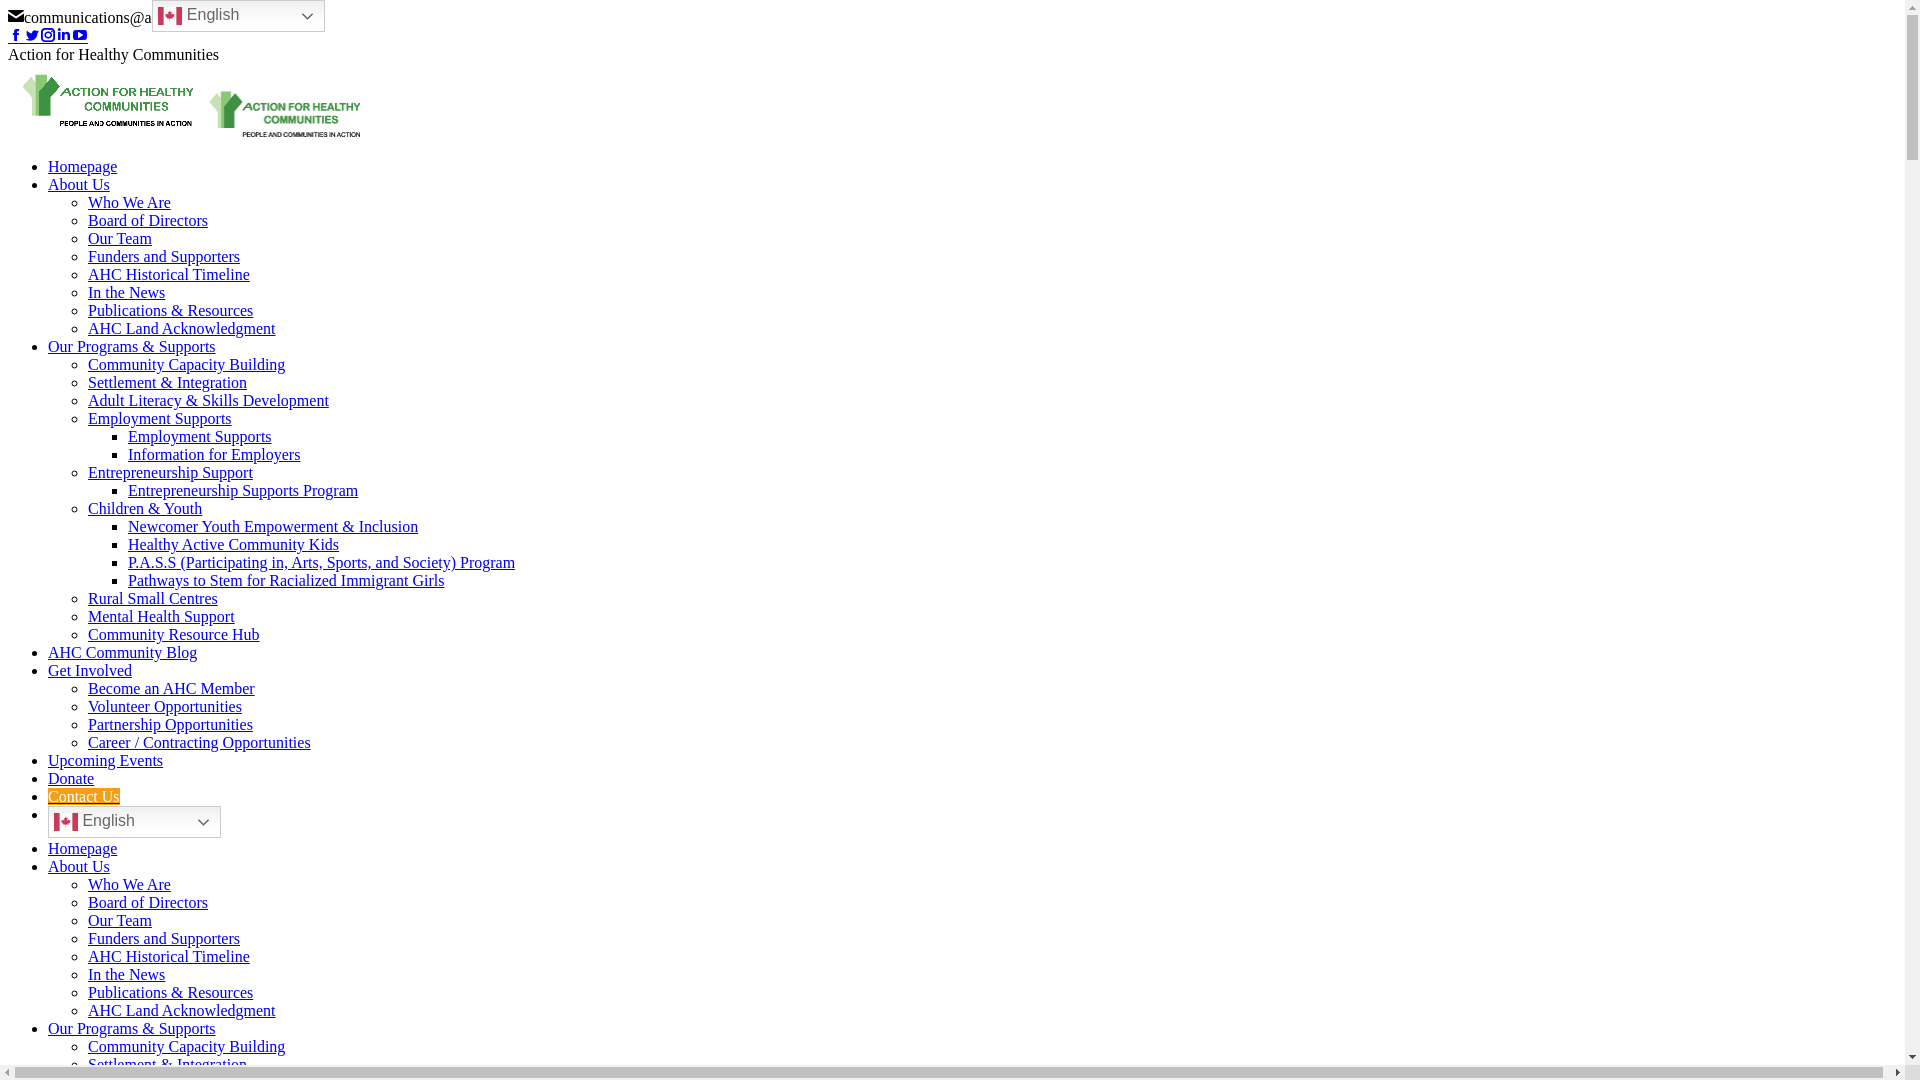 Image resolution: width=1920 pixels, height=1080 pixels. What do you see at coordinates (152, 597) in the screenshot?
I see `'Rural Small Centres'` at bounding box center [152, 597].